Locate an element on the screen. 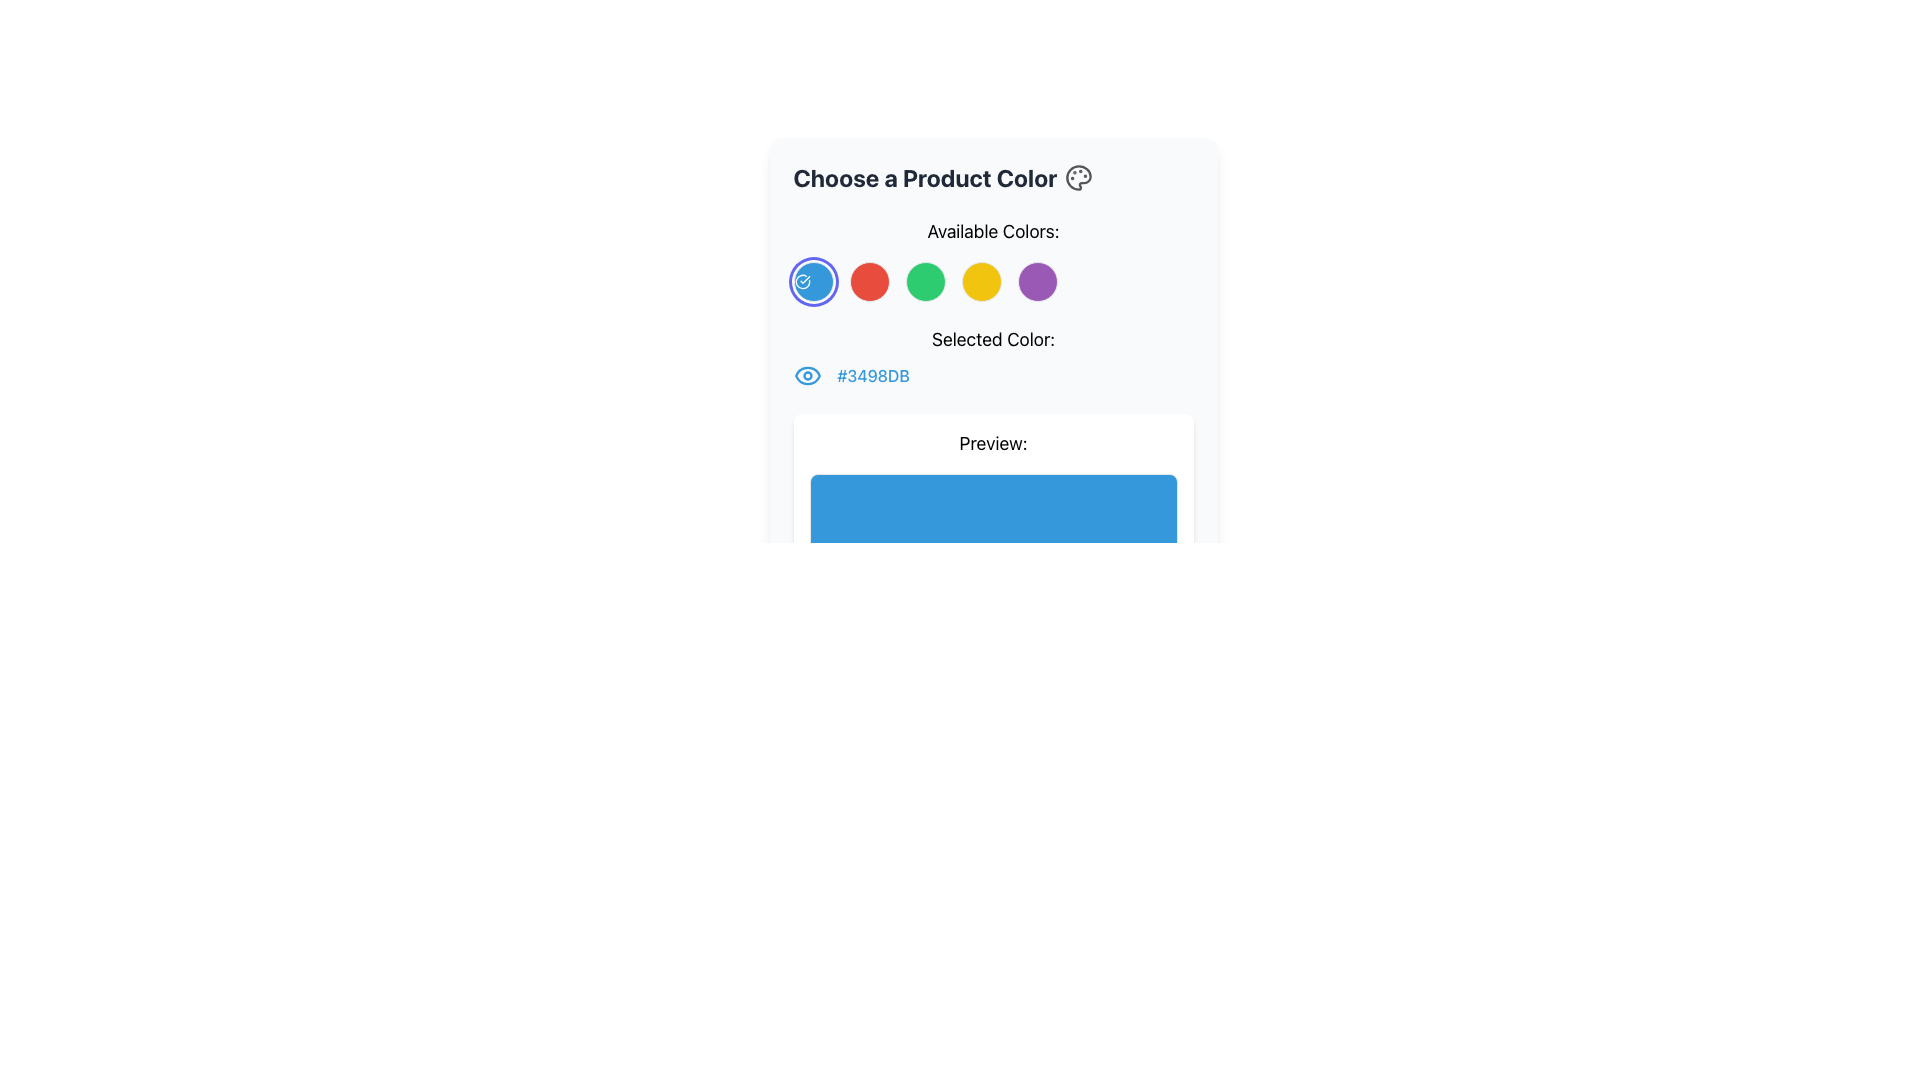 Image resolution: width=1920 pixels, height=1080 pixels. the fifth circular button with a solid purple background in the 'Available Colors' layout is located at coordinates (1037, 281).